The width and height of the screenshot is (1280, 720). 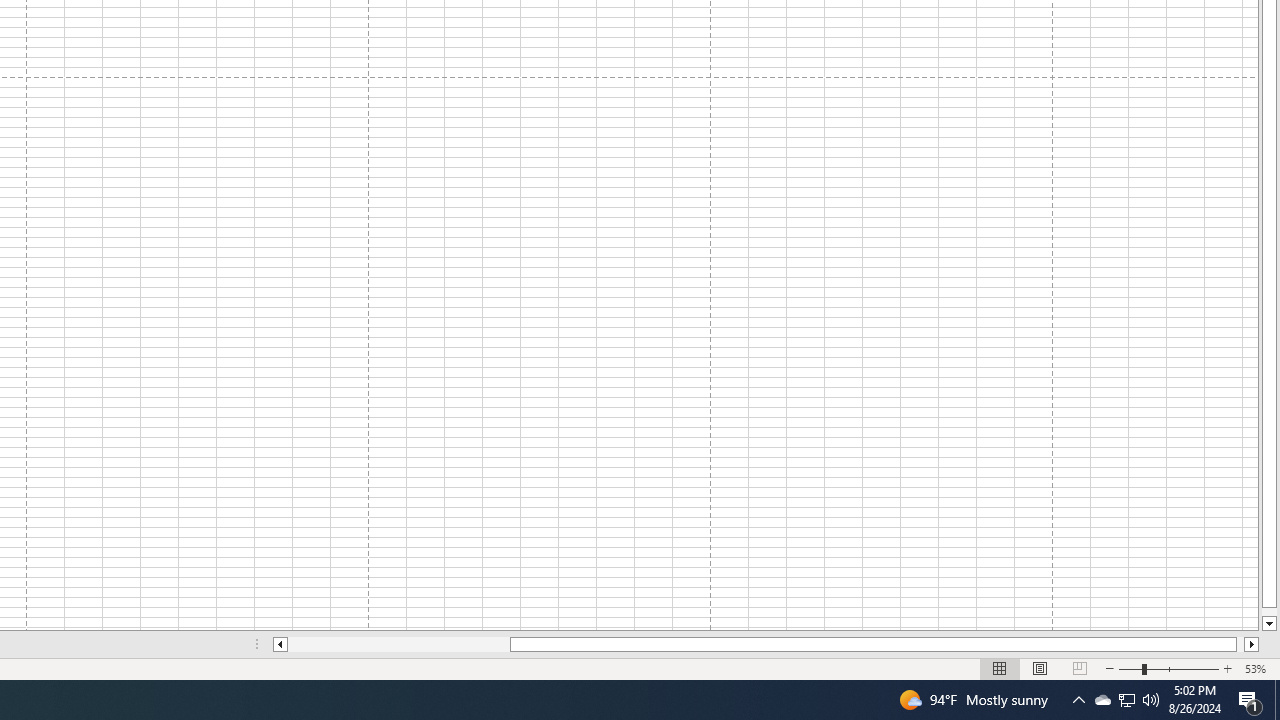 I want to click on 'Zoom Out', so click(x=1130, y=669).